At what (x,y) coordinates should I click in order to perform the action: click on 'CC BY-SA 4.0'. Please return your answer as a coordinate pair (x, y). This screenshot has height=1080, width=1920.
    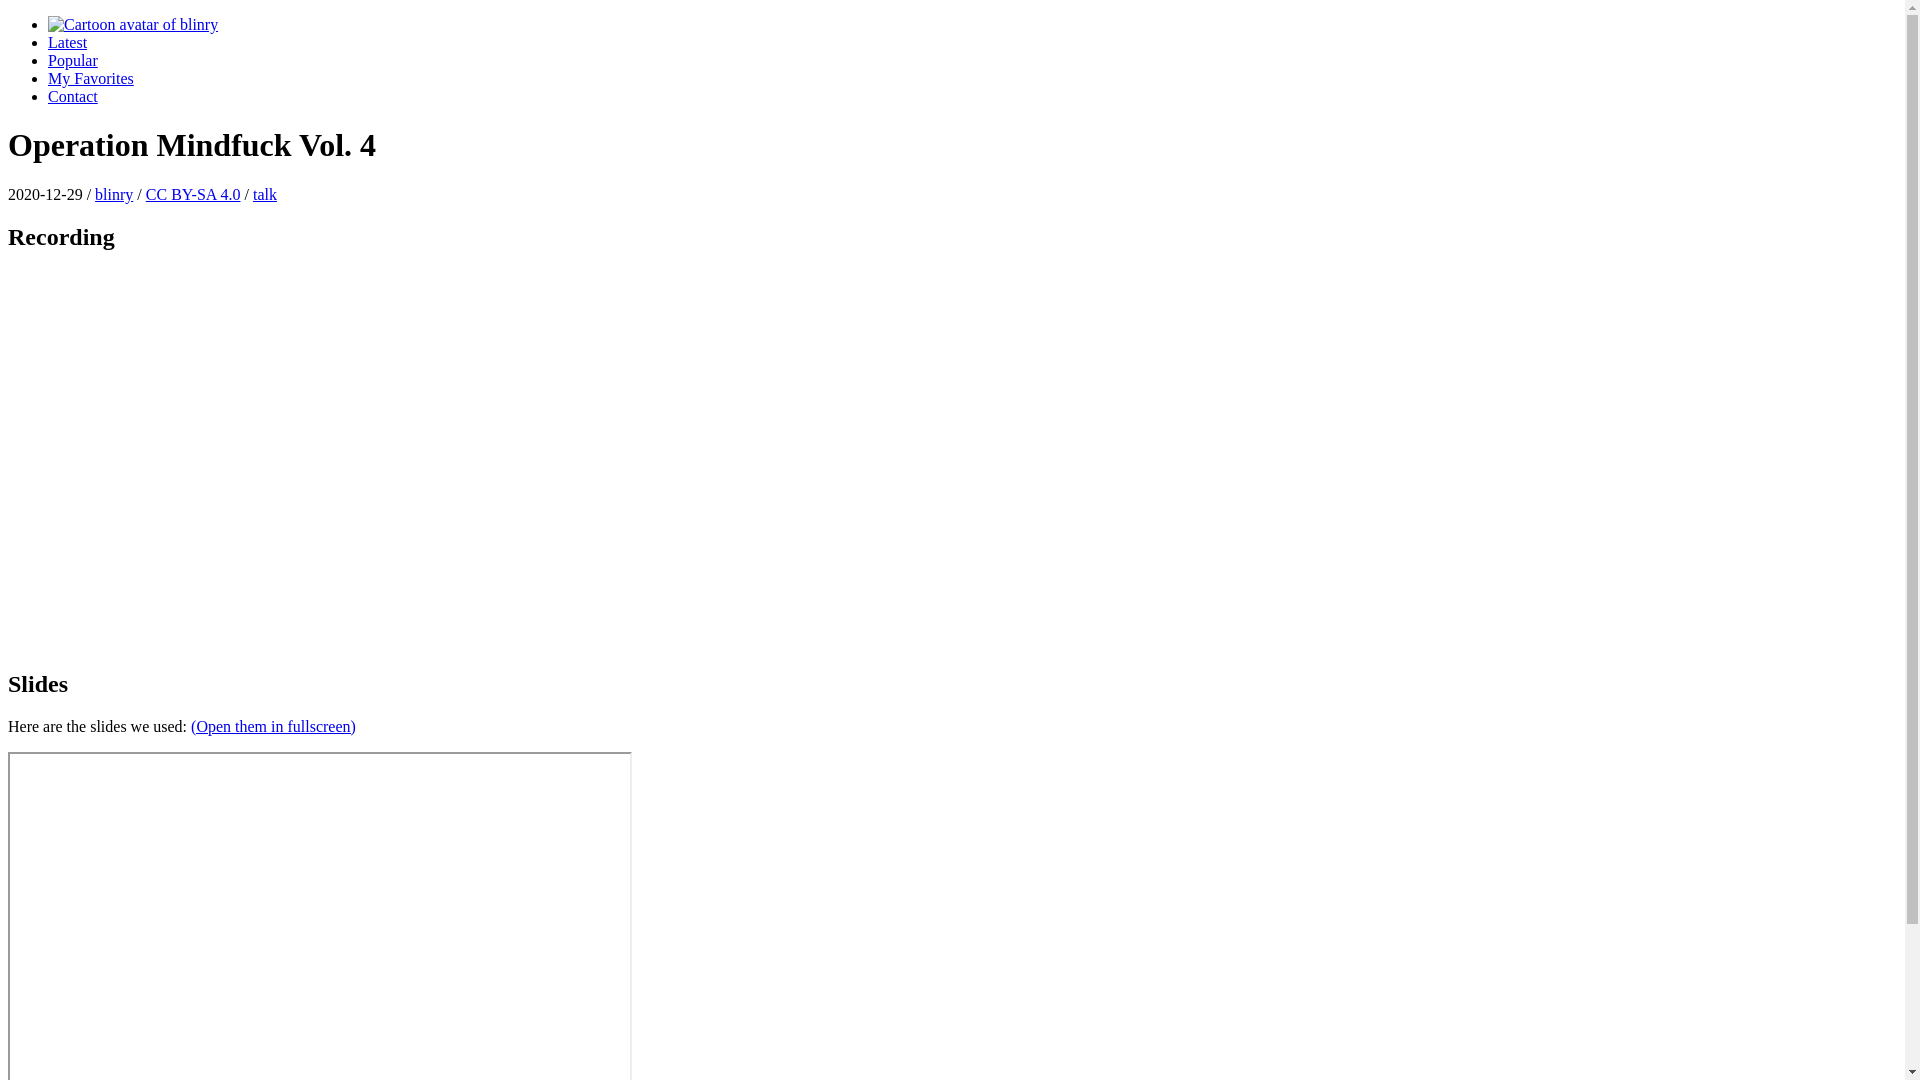
    Looking at the image, I should click on (193, 194).